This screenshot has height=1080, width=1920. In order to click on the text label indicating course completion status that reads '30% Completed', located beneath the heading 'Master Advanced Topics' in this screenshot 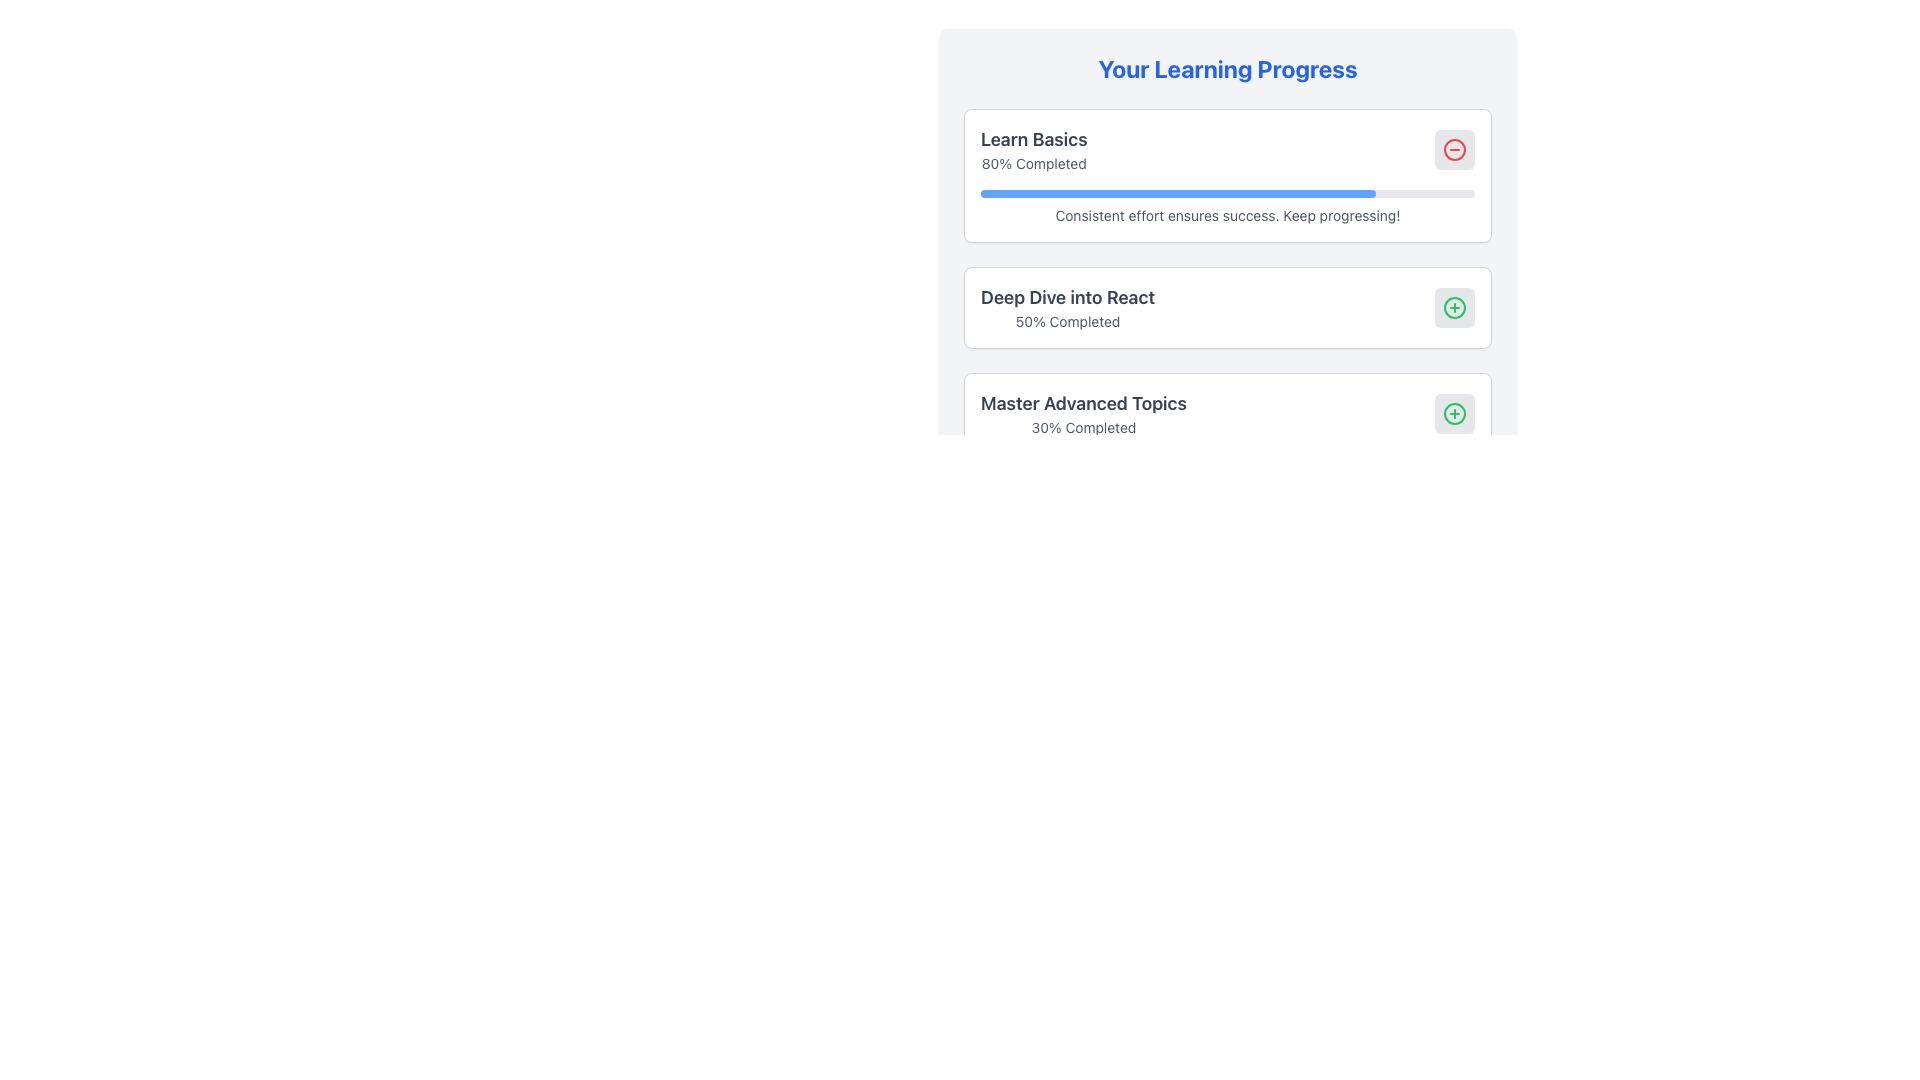, I will do `click(1083, 427)`.